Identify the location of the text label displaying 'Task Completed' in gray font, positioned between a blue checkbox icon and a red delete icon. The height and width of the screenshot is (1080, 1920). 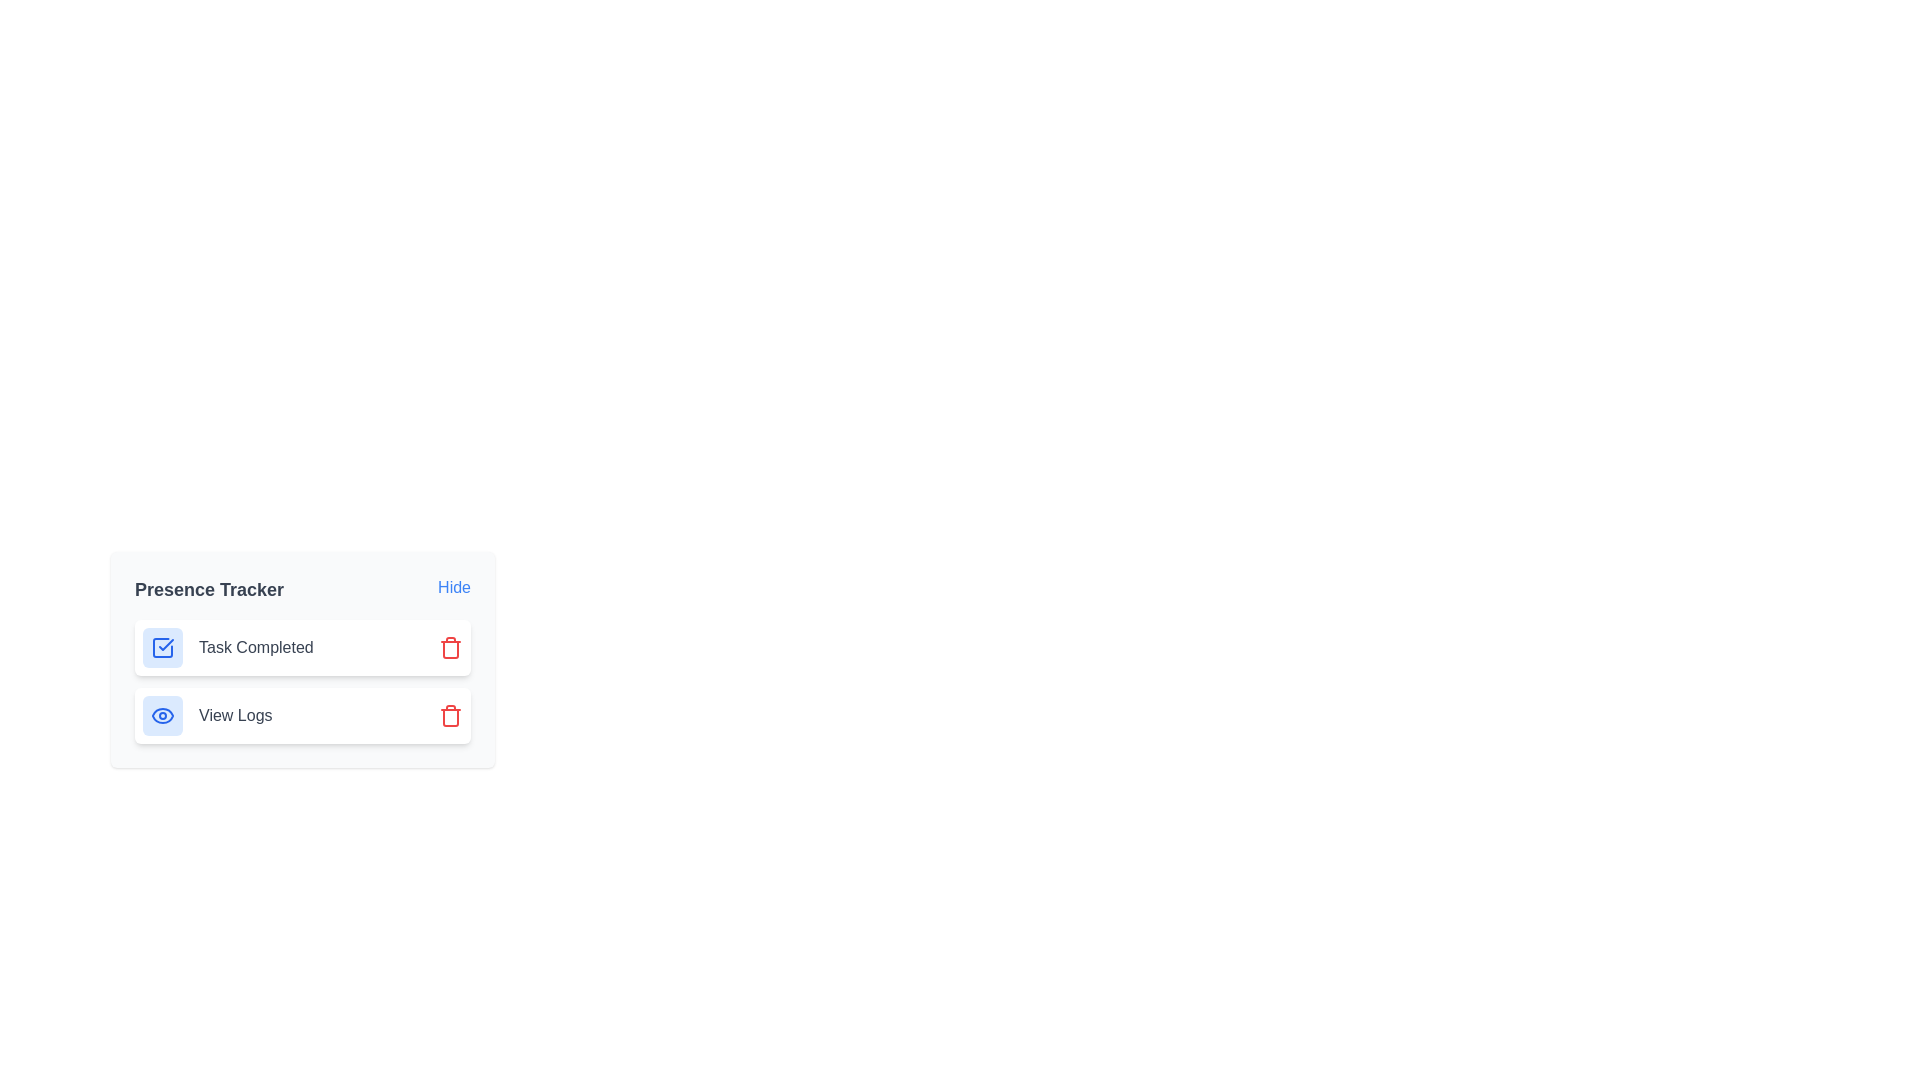
(255, 648).